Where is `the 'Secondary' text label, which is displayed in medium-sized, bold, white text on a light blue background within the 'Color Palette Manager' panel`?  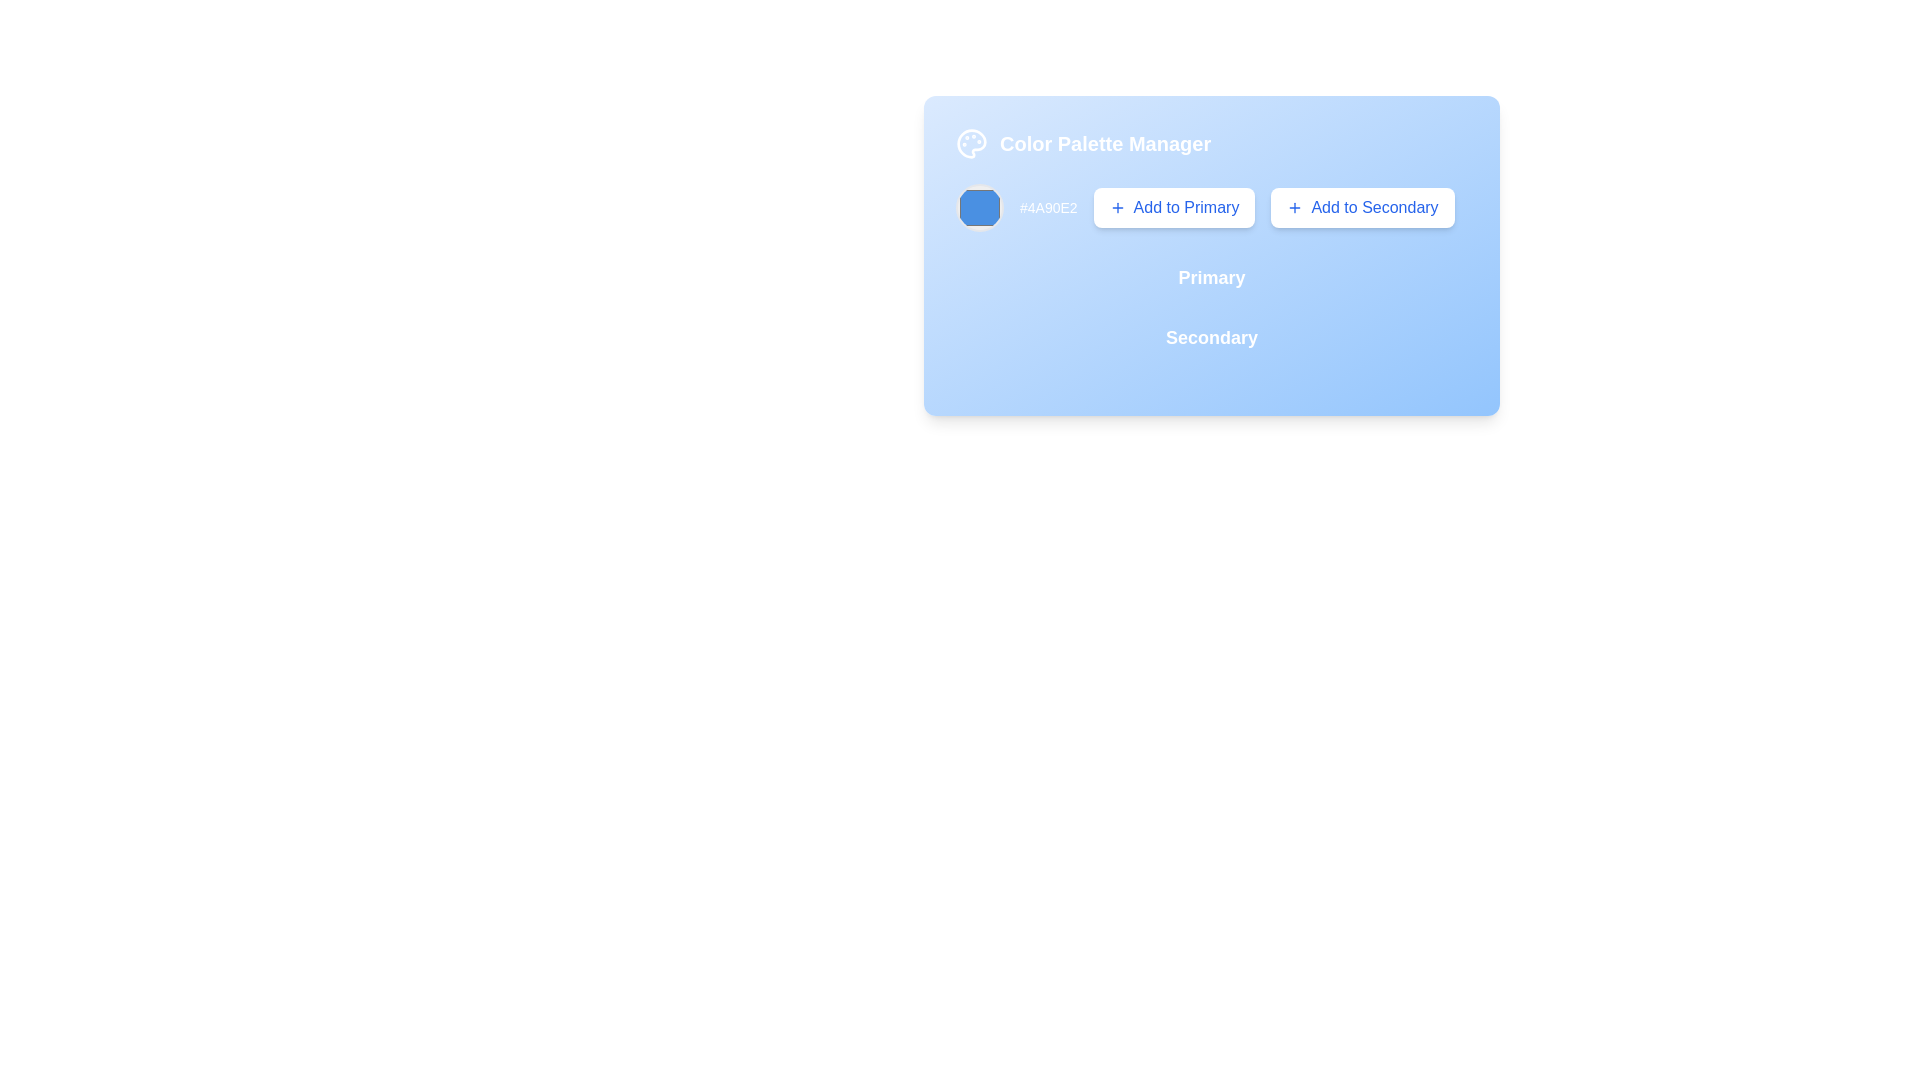 the 'Secondary' text label, which is displayed in medium-sized, bold, white text on a light blue background within the 'Color Palette Manager' panel is located at coordinates (1210, 341).